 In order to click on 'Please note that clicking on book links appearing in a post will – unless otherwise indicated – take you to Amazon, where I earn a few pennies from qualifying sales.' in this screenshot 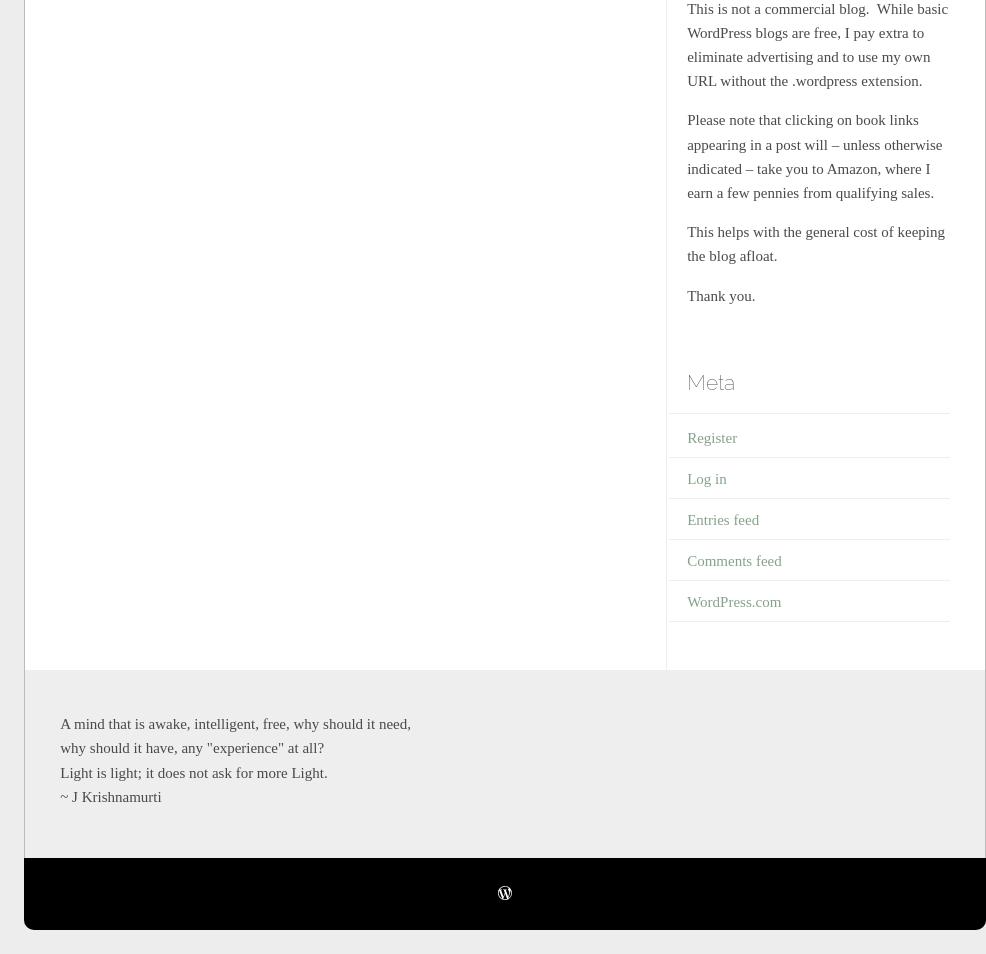, I will do `click(814, 155)`.